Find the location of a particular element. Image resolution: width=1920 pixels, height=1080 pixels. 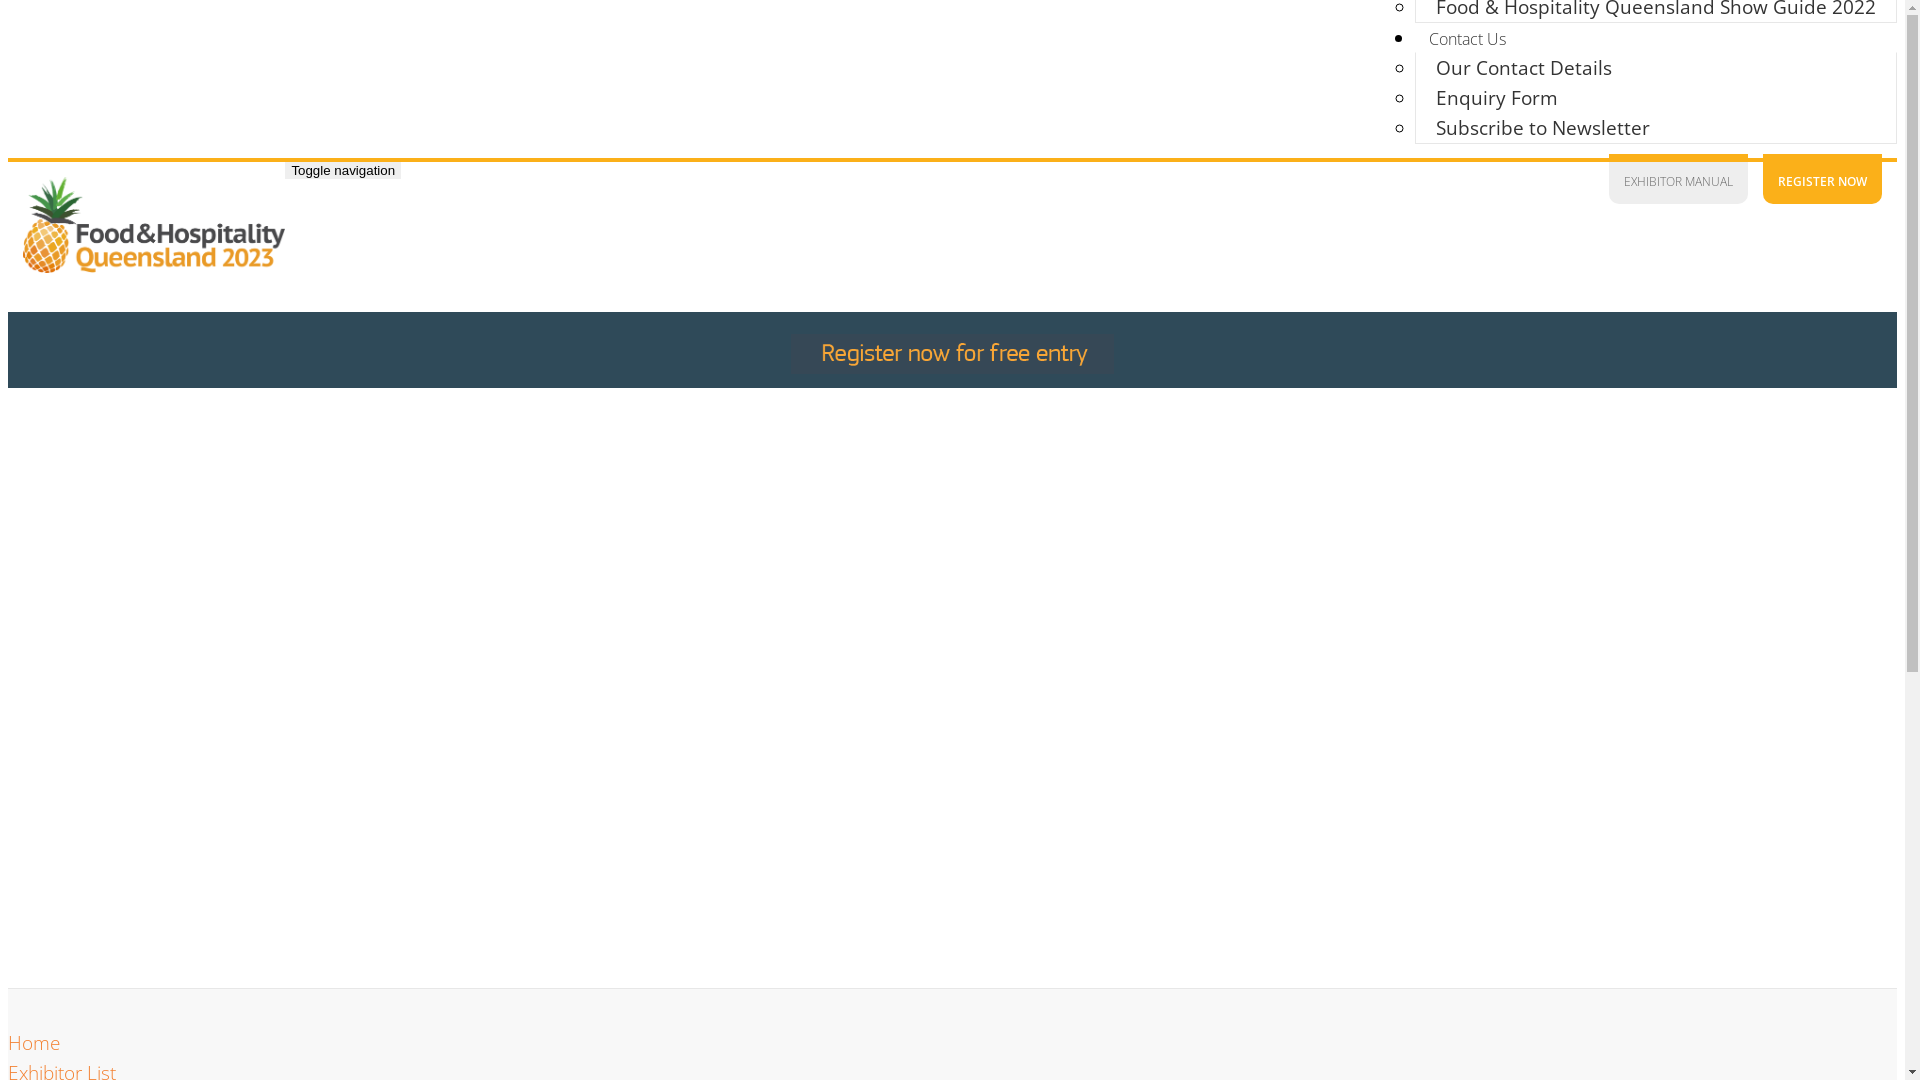

'Our Contact Details' is located at coordinates (1415, 67).